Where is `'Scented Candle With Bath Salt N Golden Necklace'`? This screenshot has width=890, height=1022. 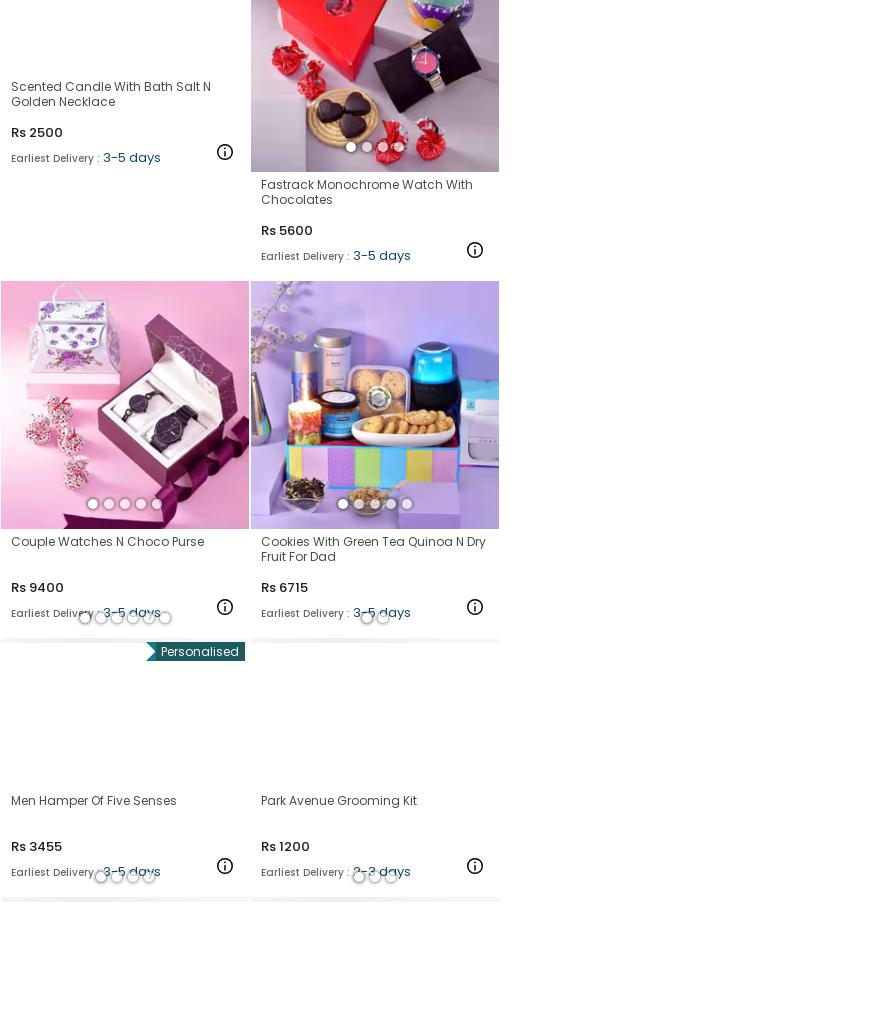
'Scented Candle With Bath Salt N Golden Necklace' is located at coordinates (109, 92).